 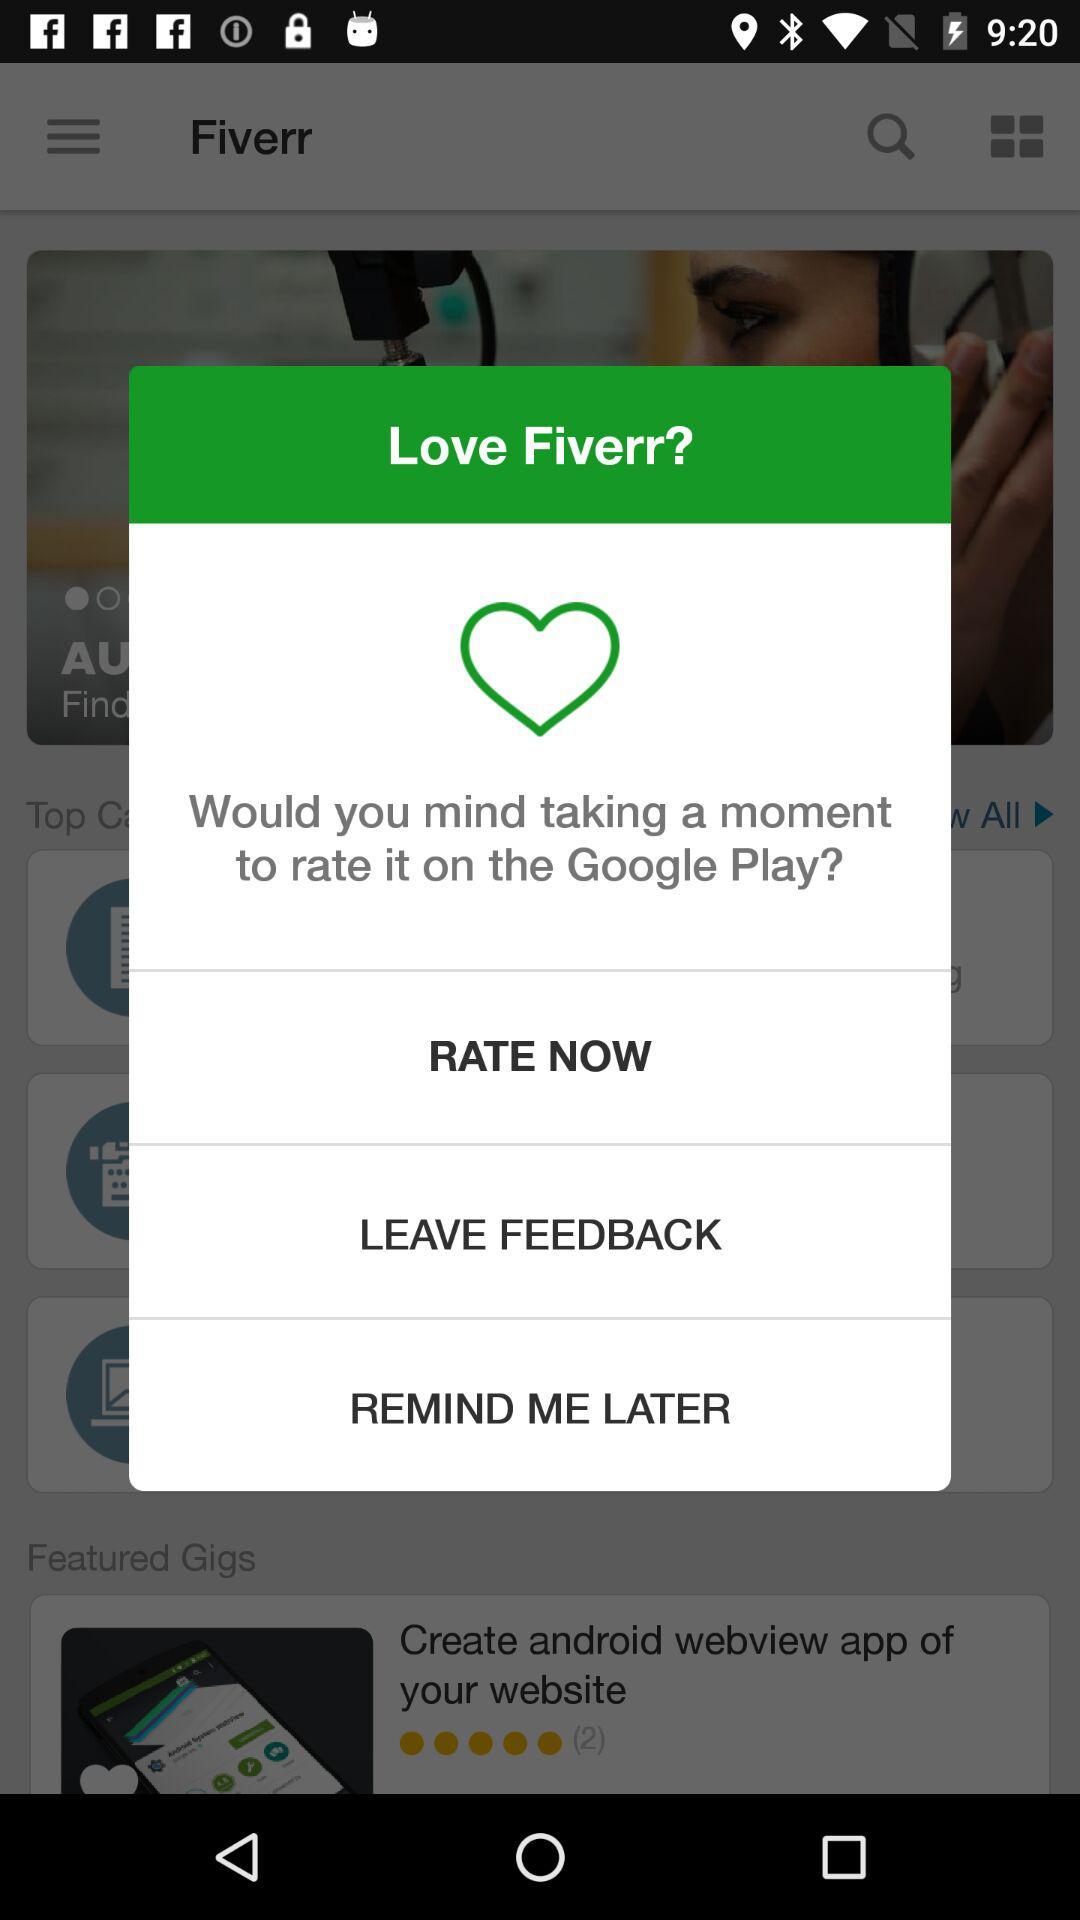 I want to click on the remind me later, so click(x=540, y=1404).